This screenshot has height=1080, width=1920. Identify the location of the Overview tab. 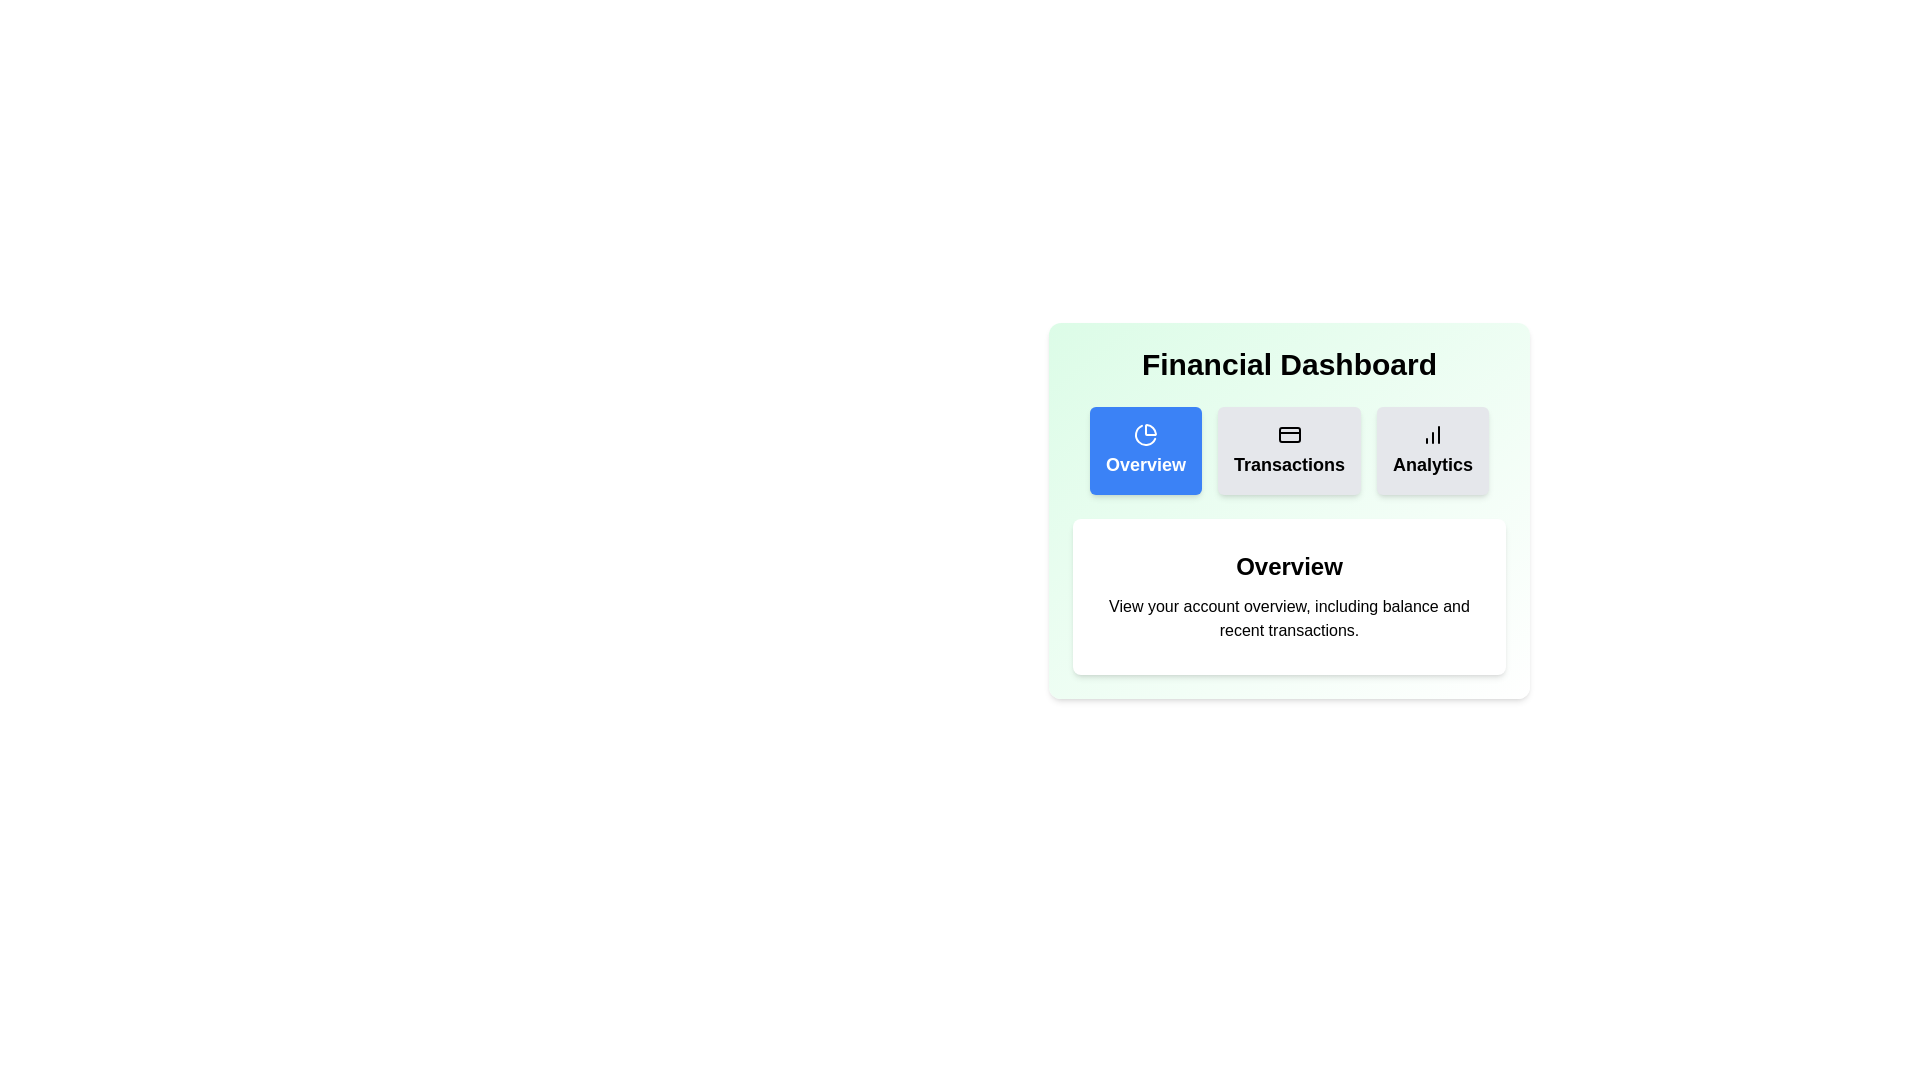
(1145, 451).